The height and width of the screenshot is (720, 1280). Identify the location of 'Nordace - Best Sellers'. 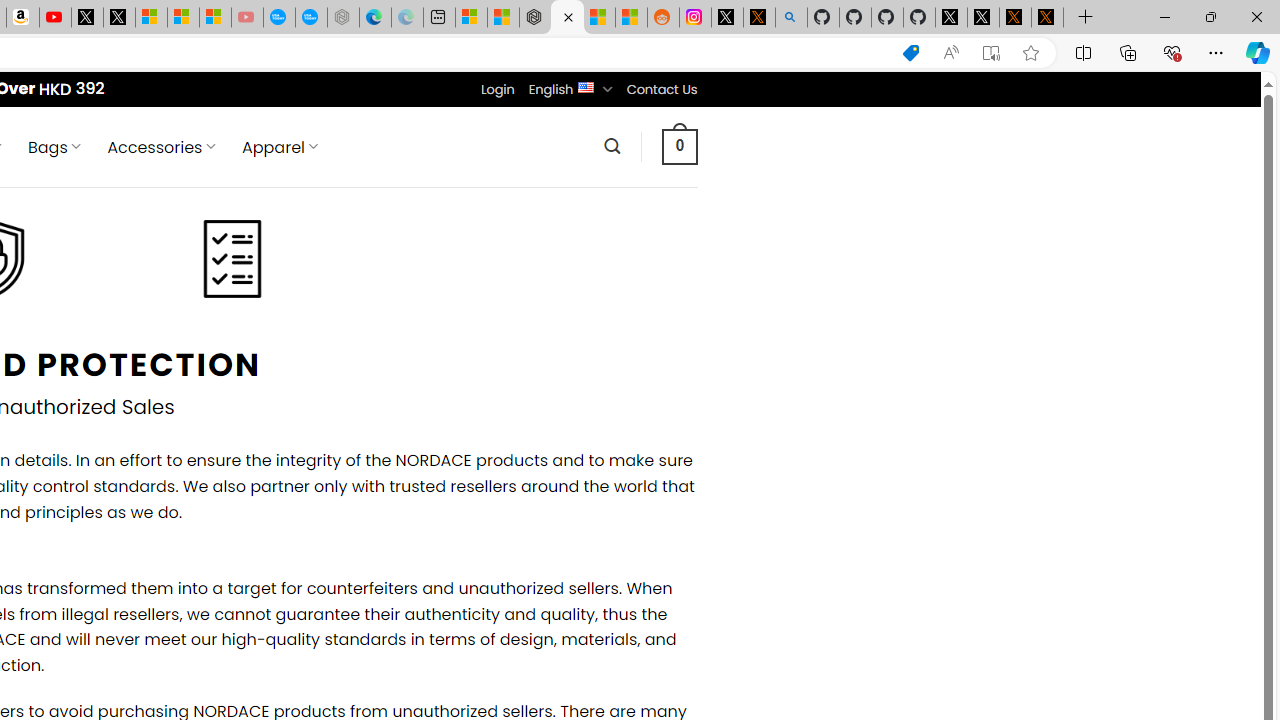
(535, 17).